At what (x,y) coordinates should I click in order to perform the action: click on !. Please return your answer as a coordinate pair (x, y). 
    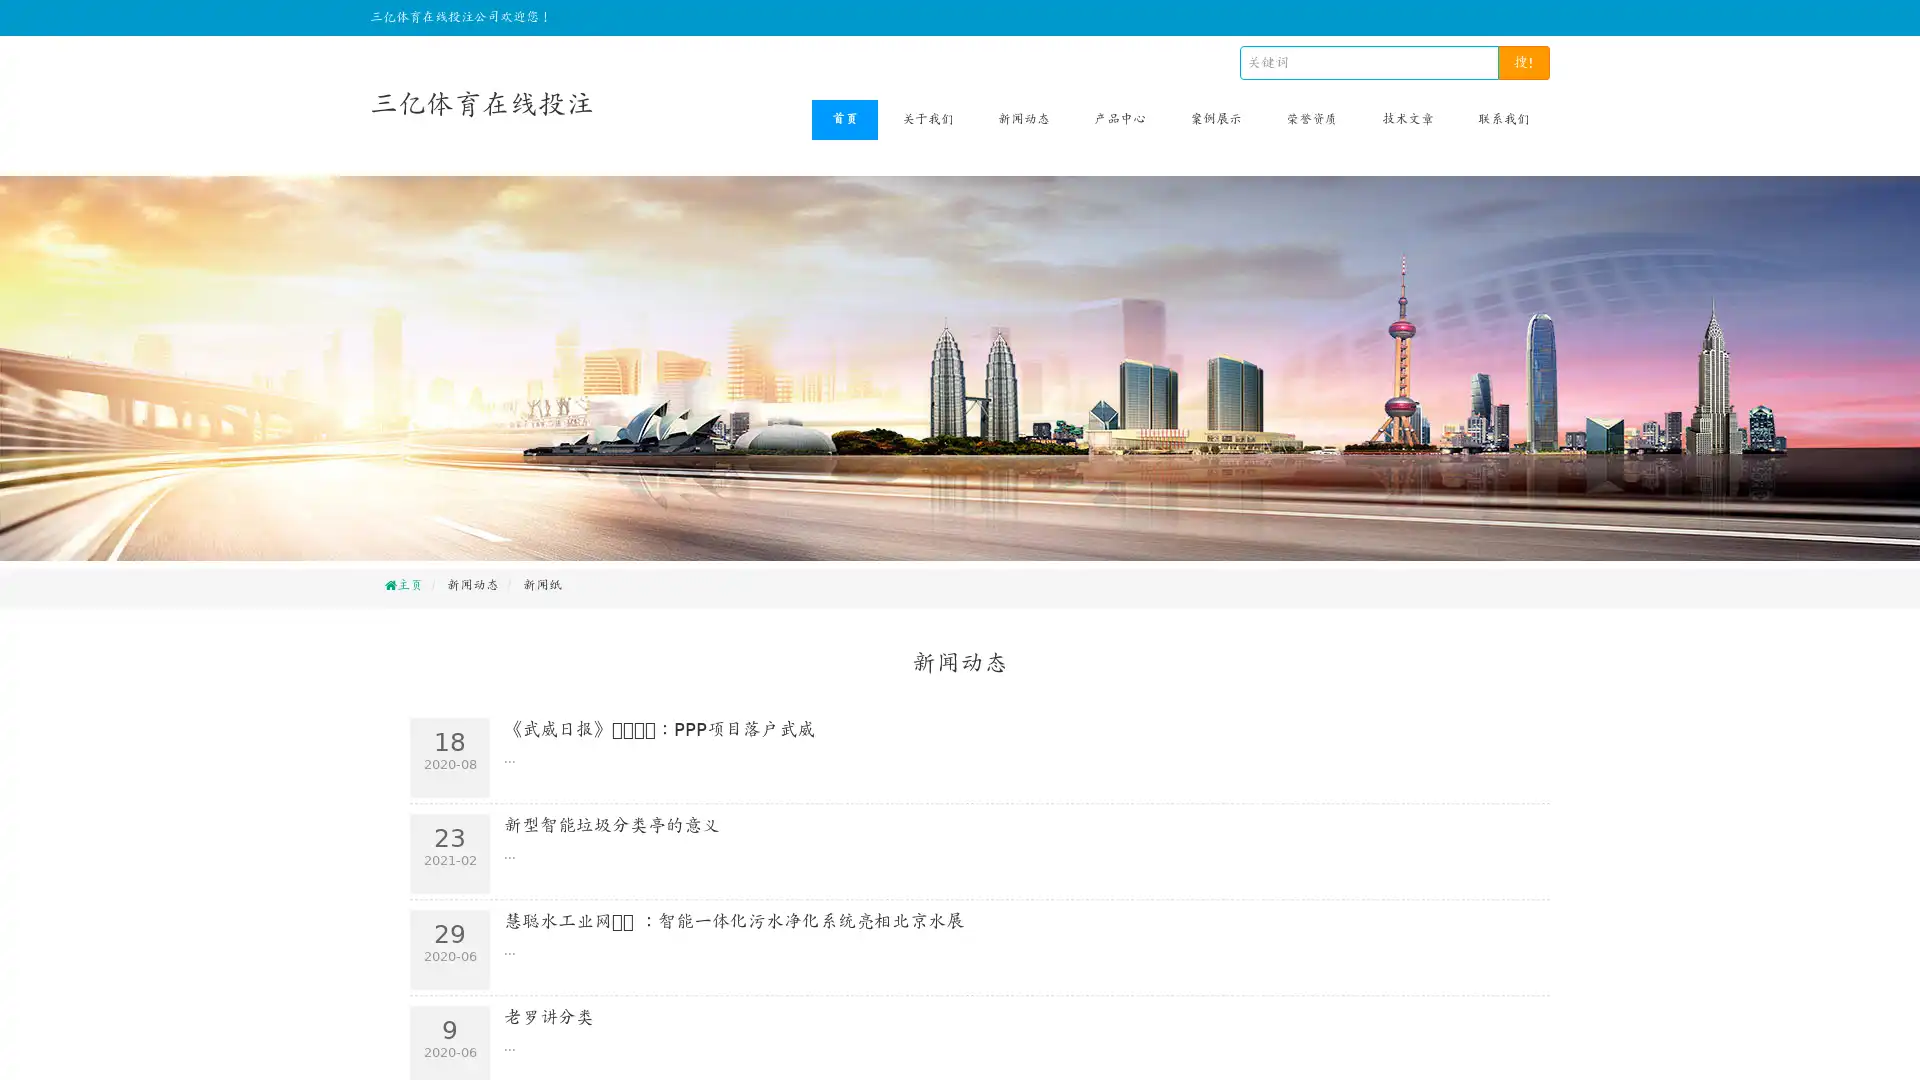
    Looking at the image, I should click on (1523, 61).